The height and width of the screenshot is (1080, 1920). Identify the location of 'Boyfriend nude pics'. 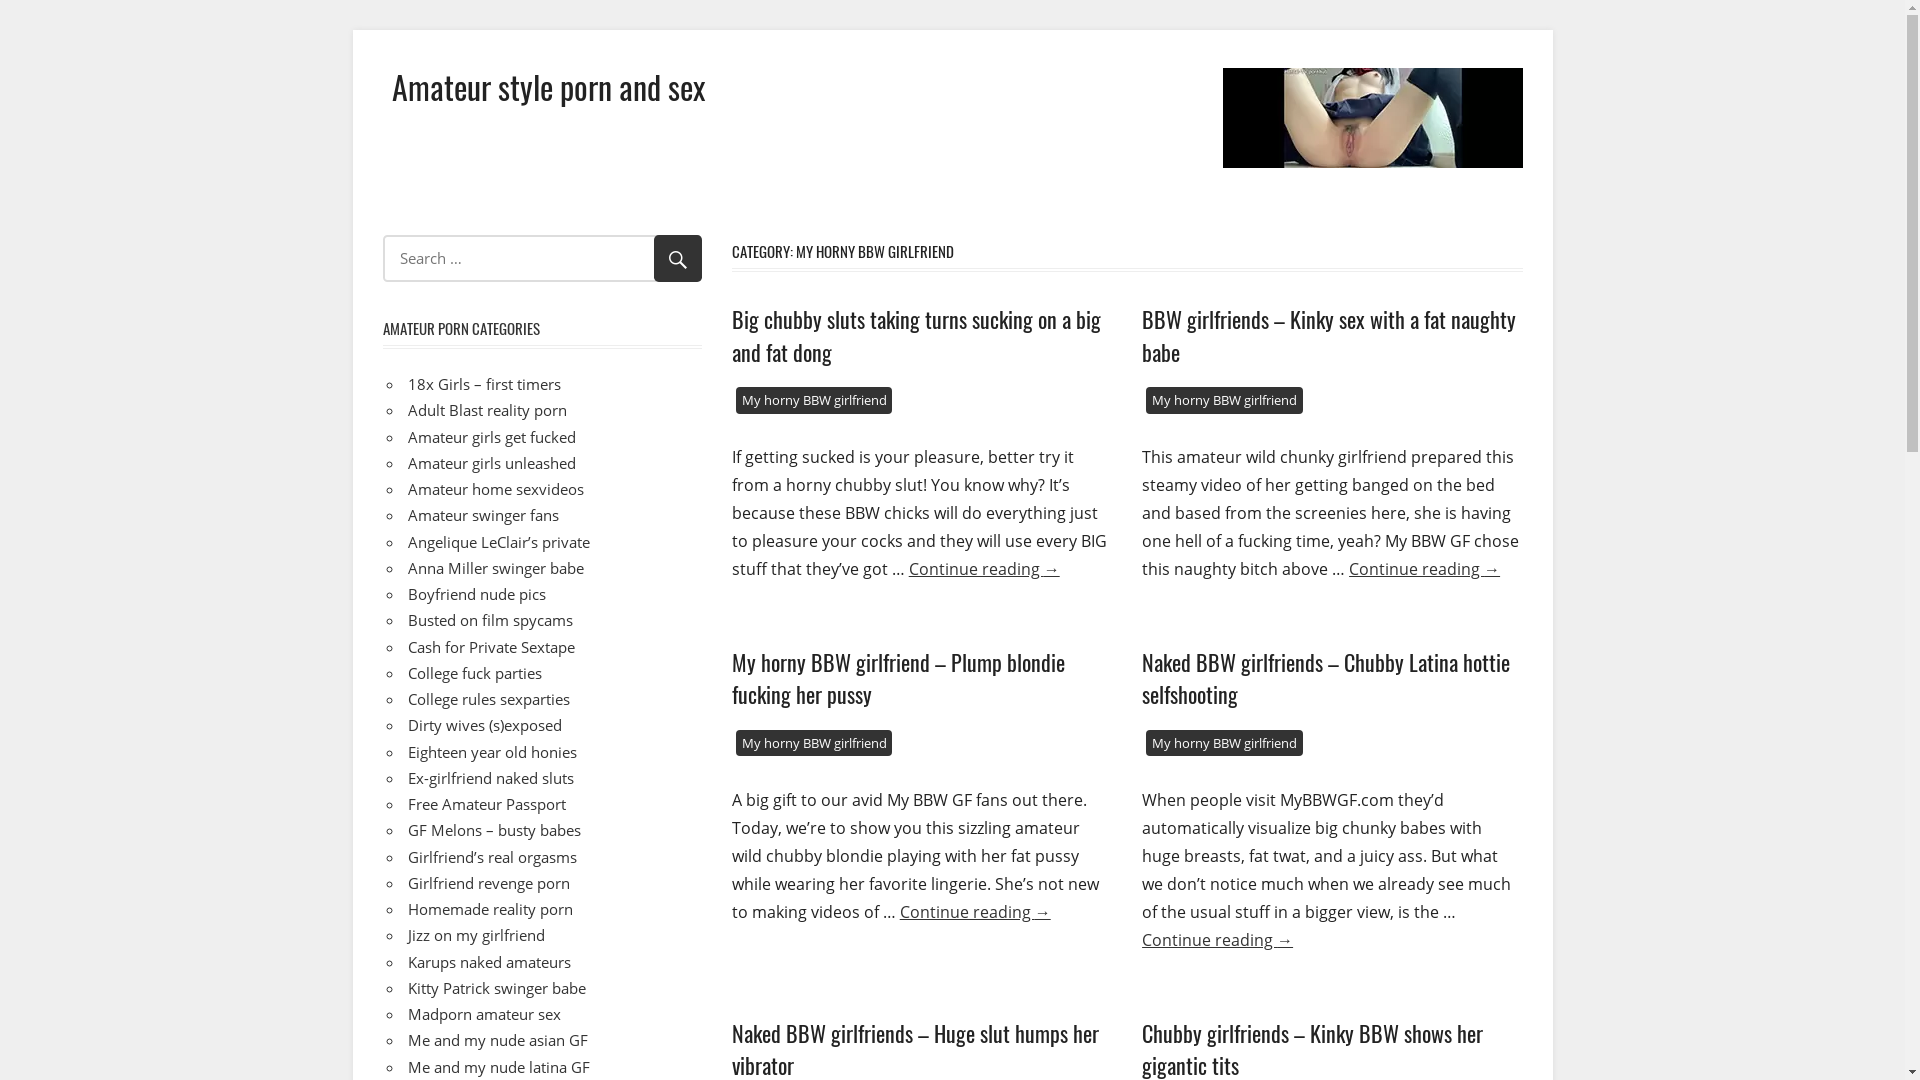
(475, 593).